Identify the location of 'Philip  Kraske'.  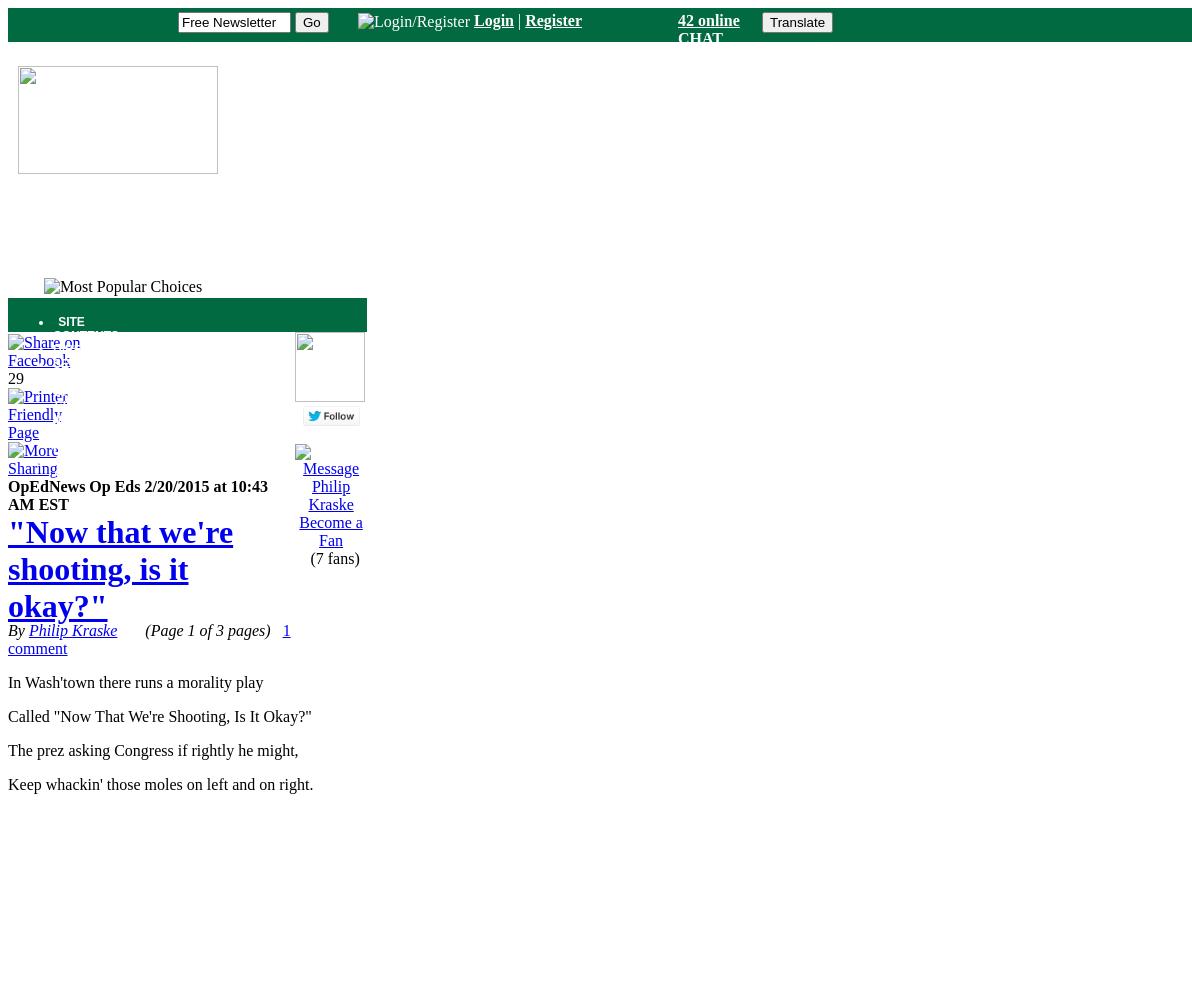
(71, 629).